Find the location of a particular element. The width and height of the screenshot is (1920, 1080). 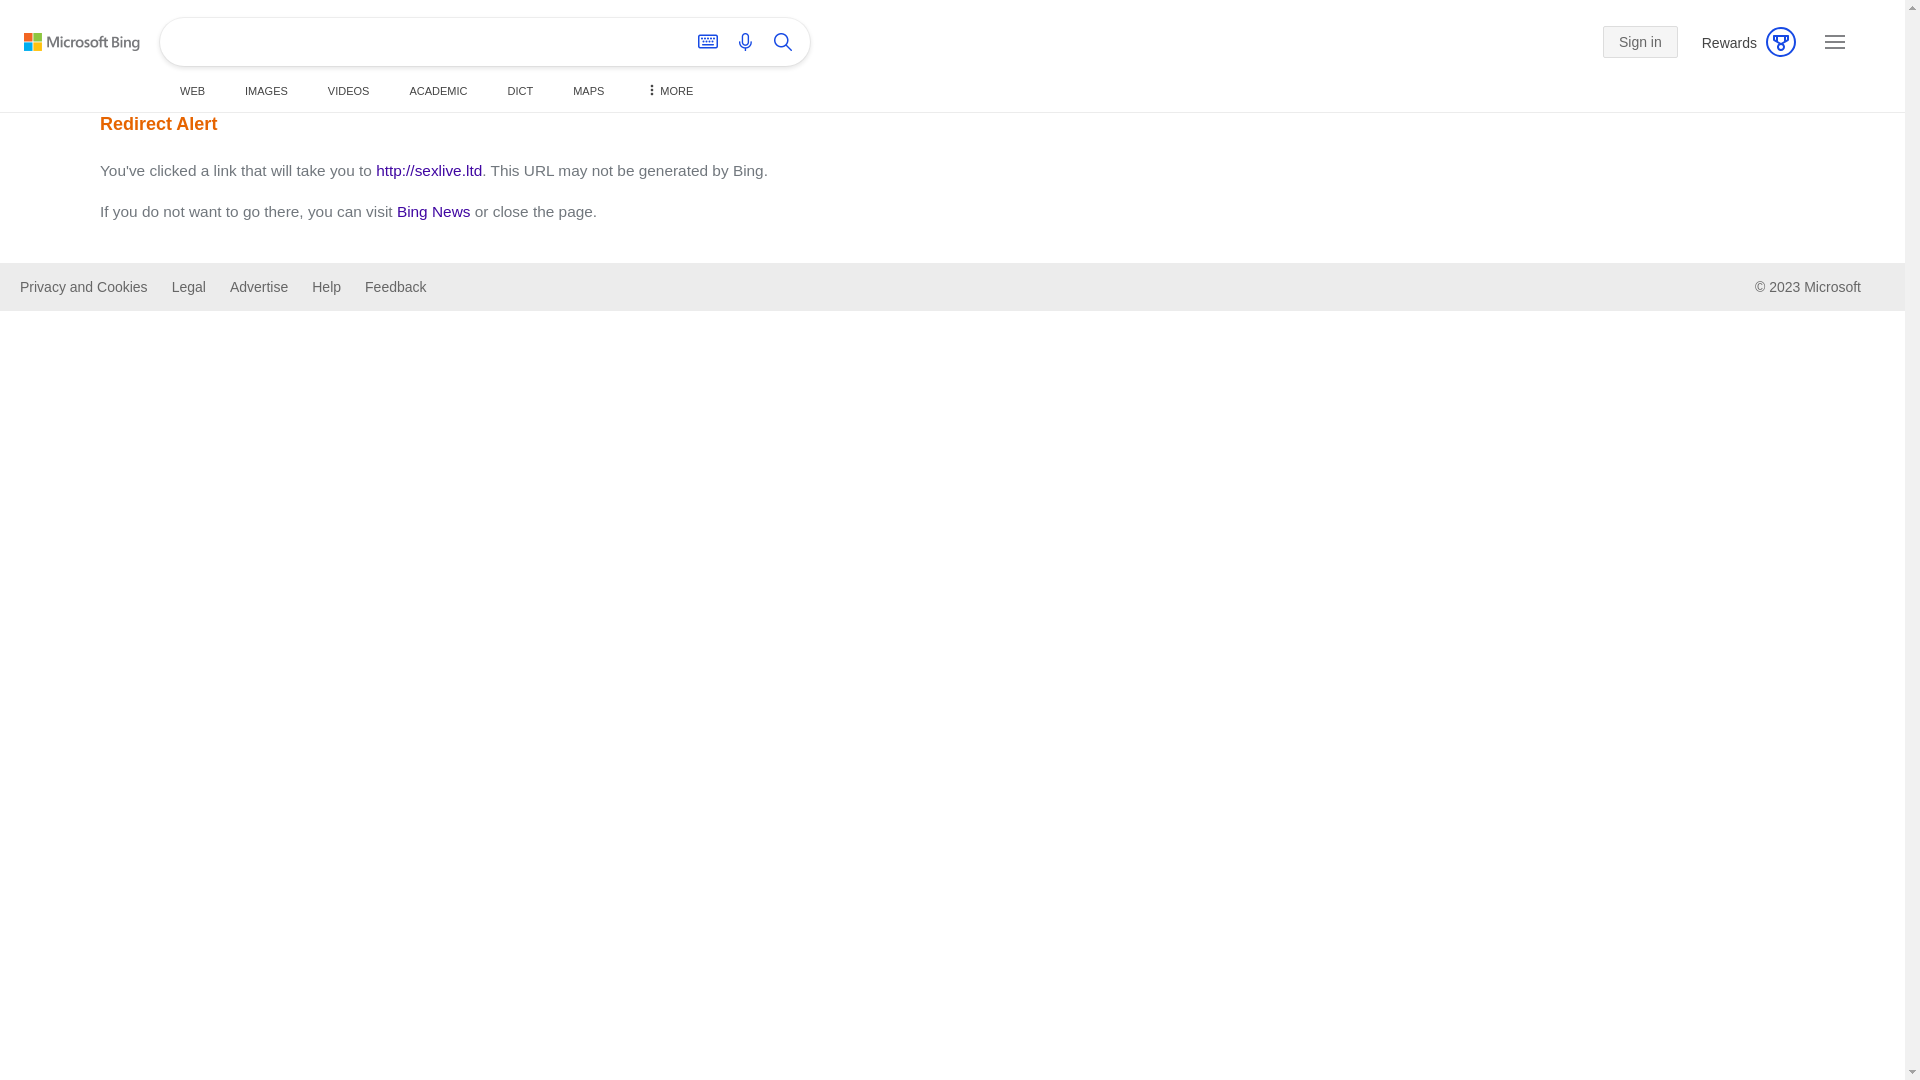

'IMAGES' is located at coordinates (265, 91).